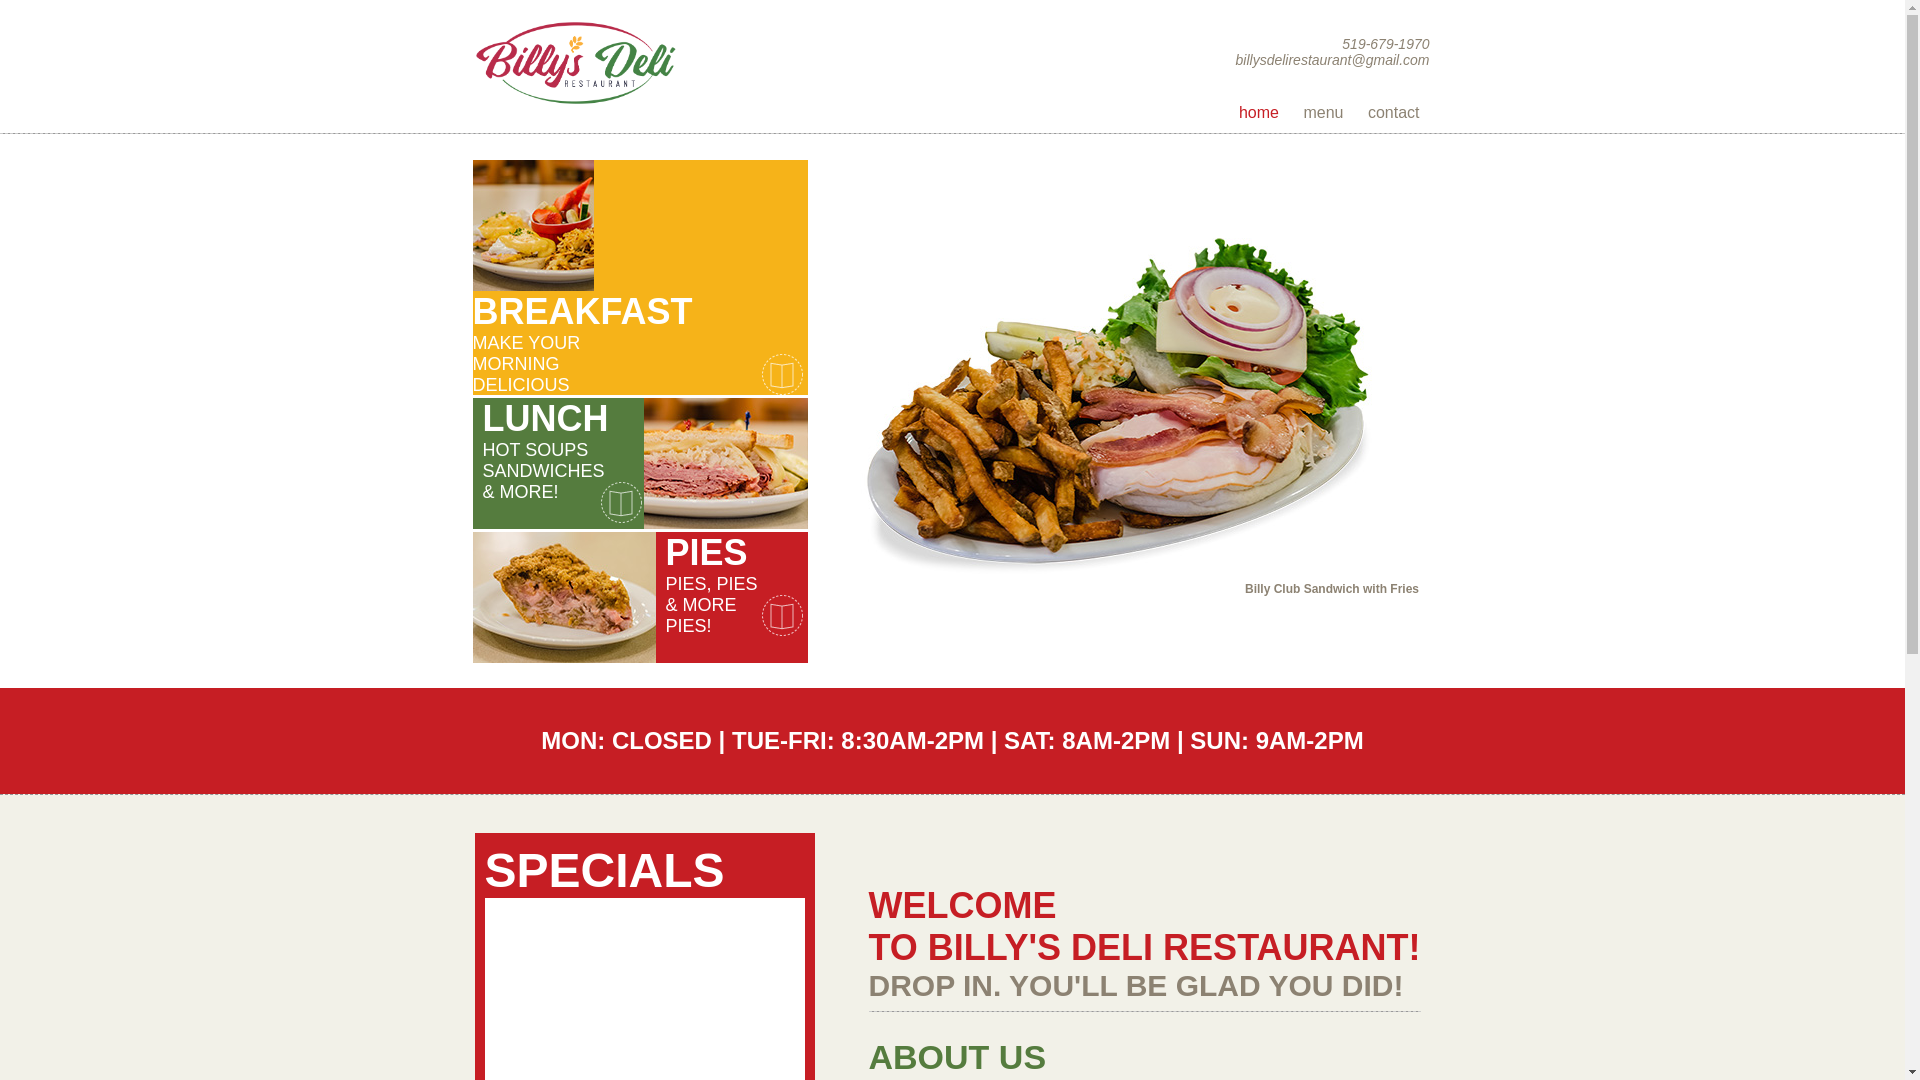  Describe the element at coordinates (1333, 59) in the screenshot. I see `'billysdelirestaurant@gmail.com'` at that location.